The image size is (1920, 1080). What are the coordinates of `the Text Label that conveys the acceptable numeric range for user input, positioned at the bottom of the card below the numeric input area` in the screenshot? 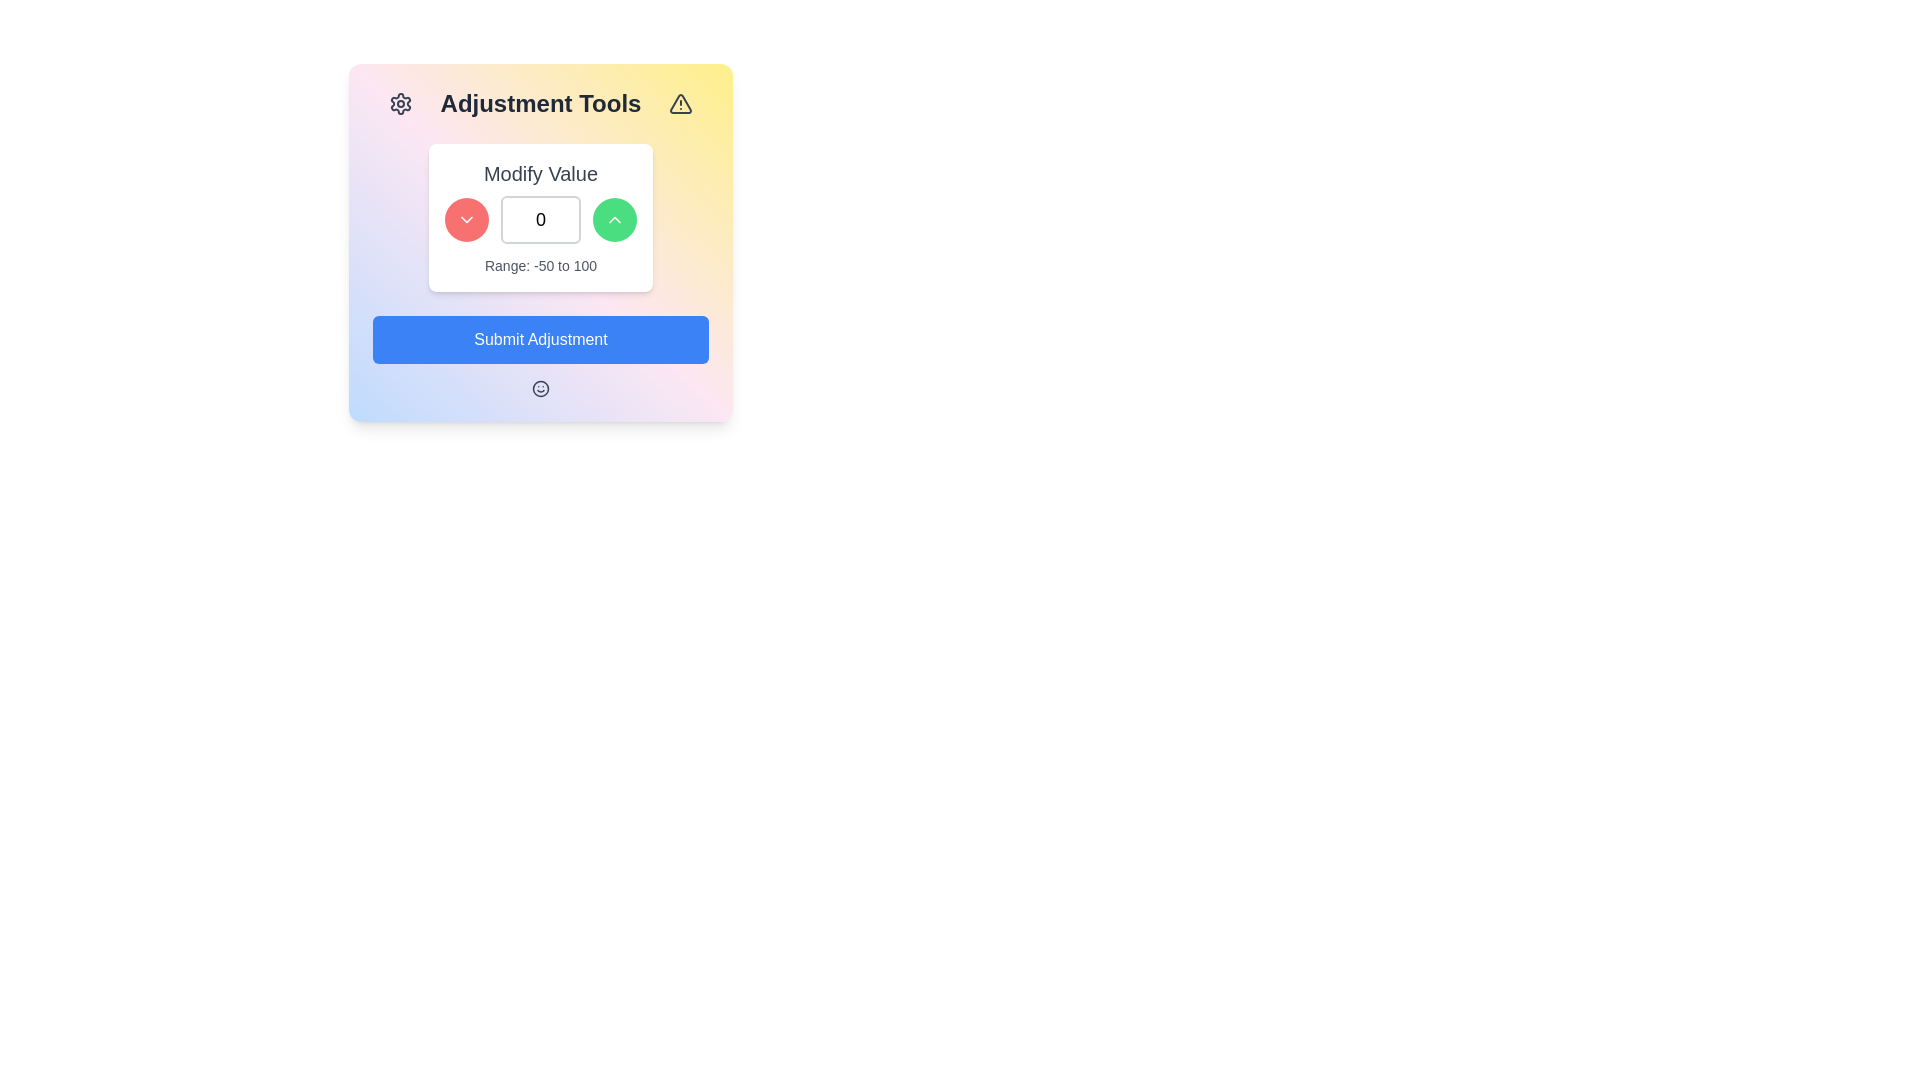 It's located at (541, 265).